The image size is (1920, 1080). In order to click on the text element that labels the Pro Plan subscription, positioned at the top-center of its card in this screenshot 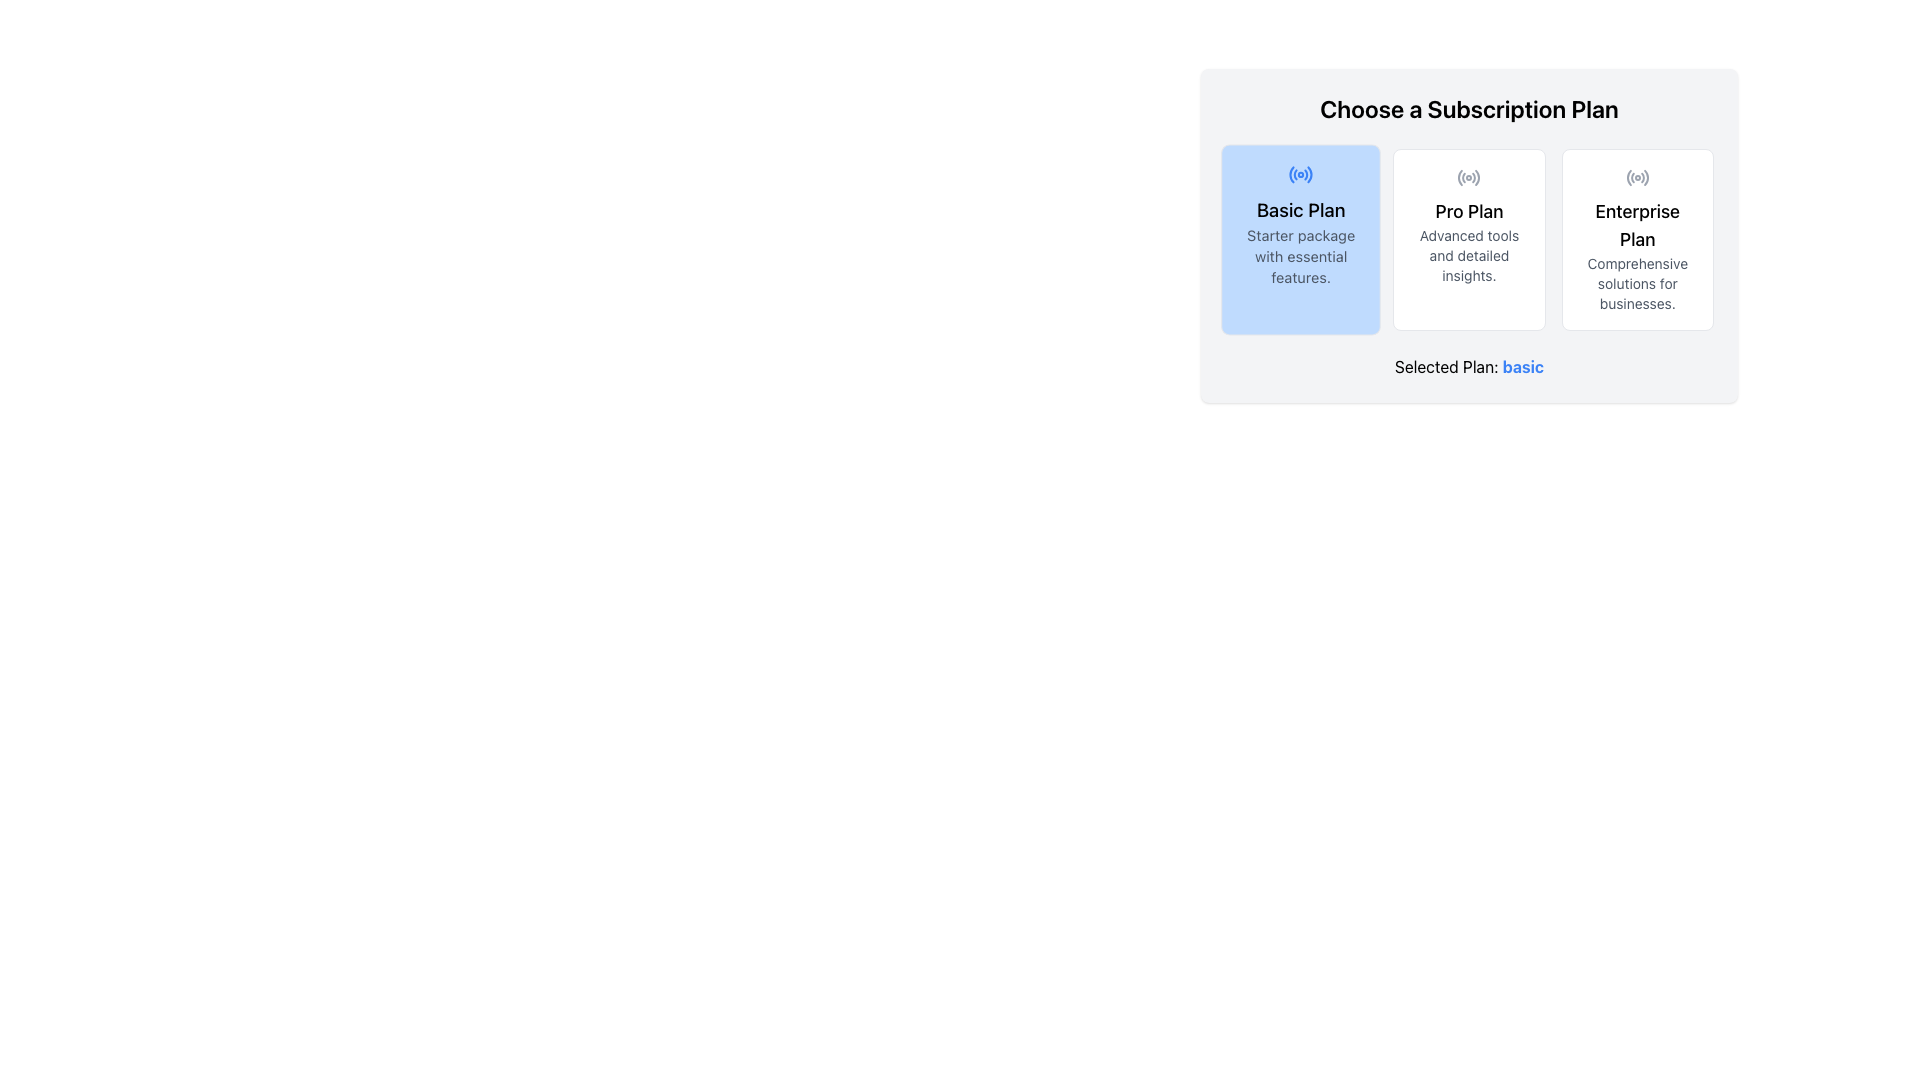, I will do `click(1469, 212)`.